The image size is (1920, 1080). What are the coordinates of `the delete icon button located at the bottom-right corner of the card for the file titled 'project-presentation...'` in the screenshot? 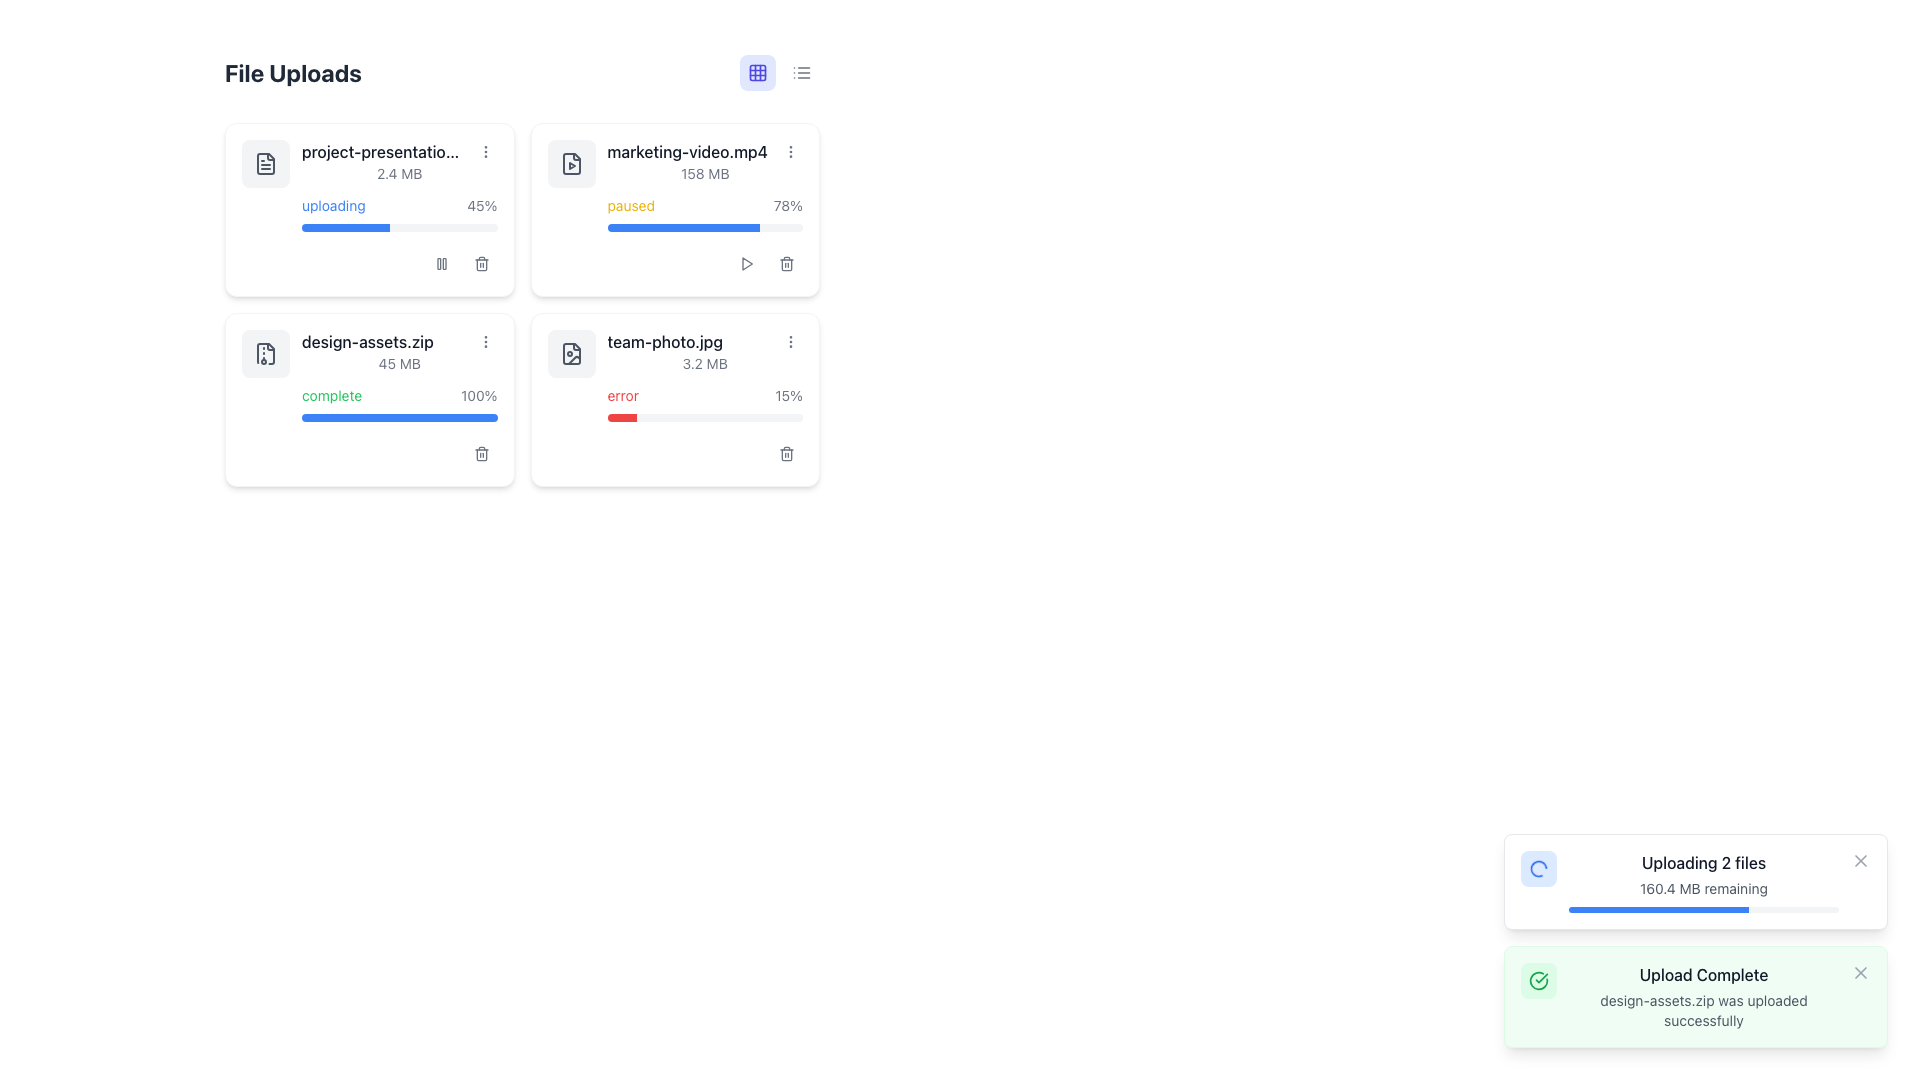 It's located at (481, 262).